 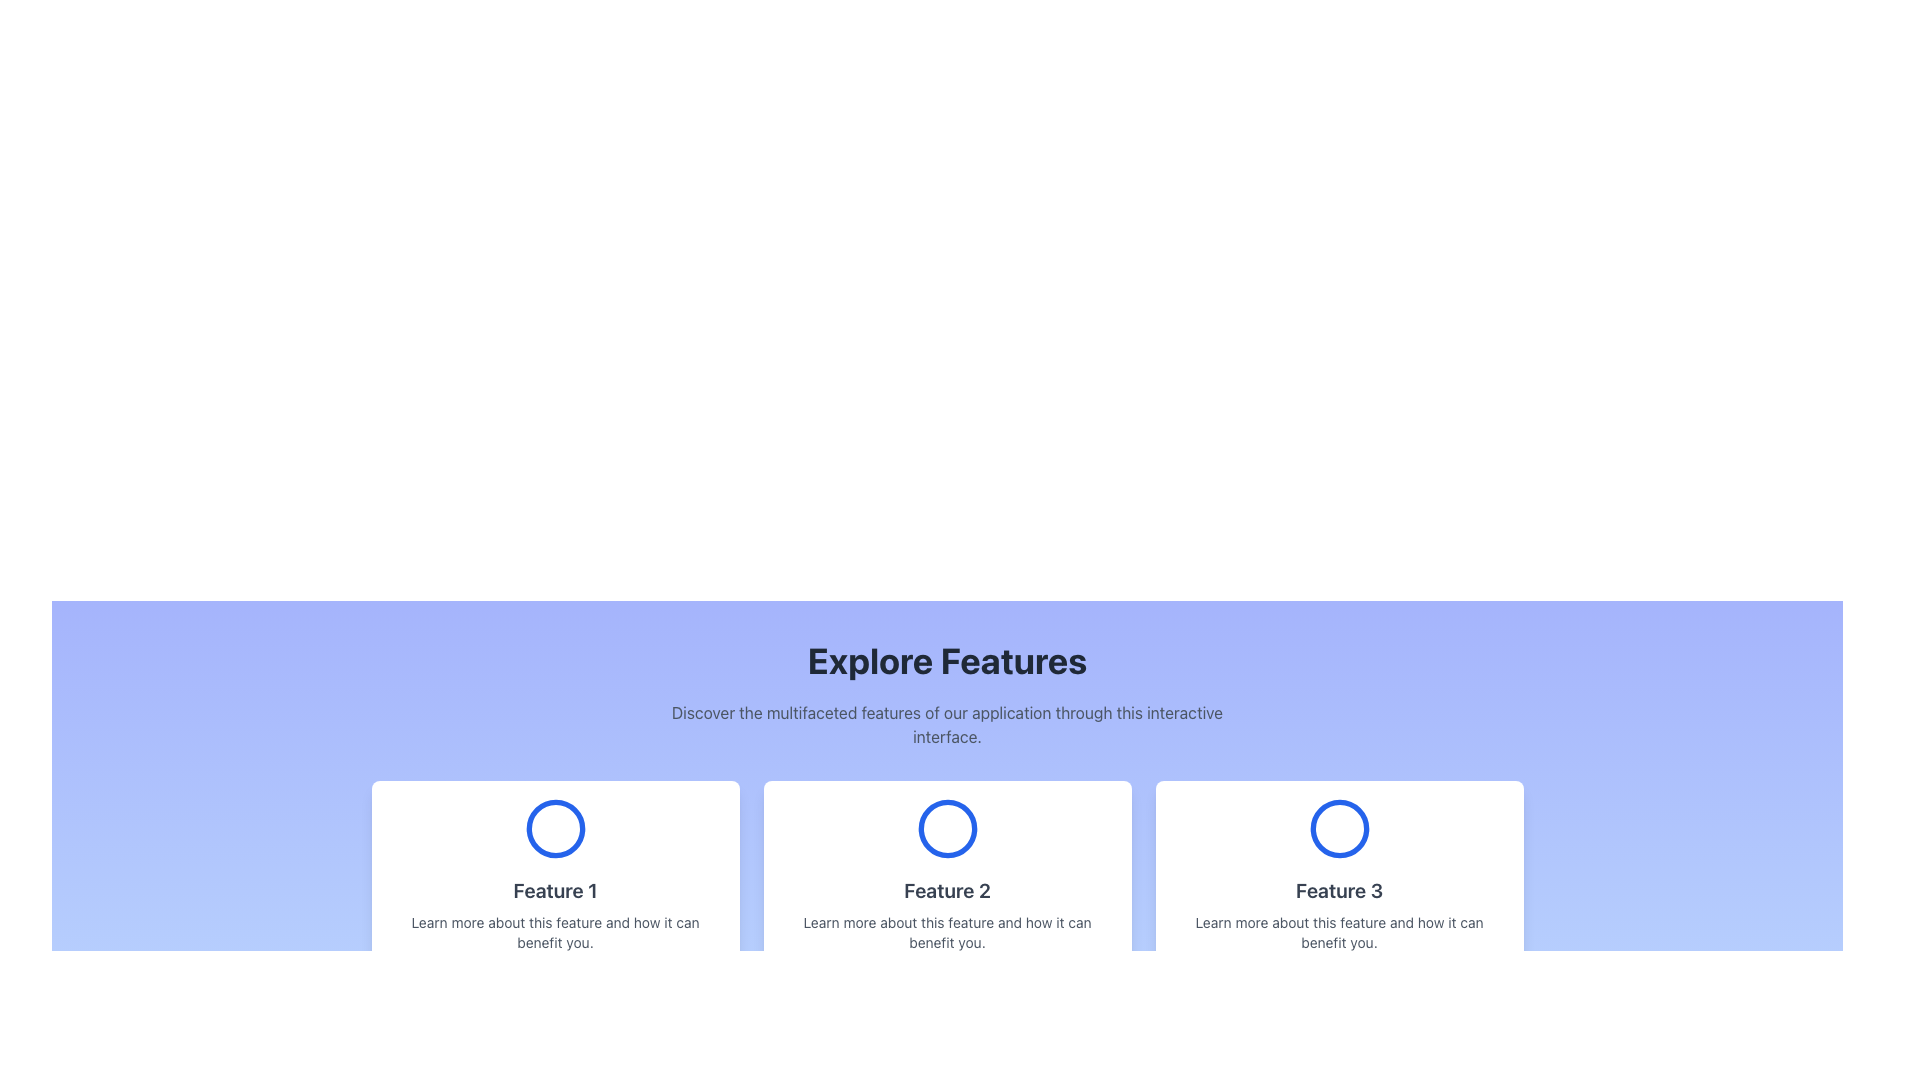 I want to click on the text block that displays the sentence: "Discover the multifaceted features of our application through this interactive interface." which is styled in gray and centered beneath the 'Explore Features' header, so click(x=946, y=725).